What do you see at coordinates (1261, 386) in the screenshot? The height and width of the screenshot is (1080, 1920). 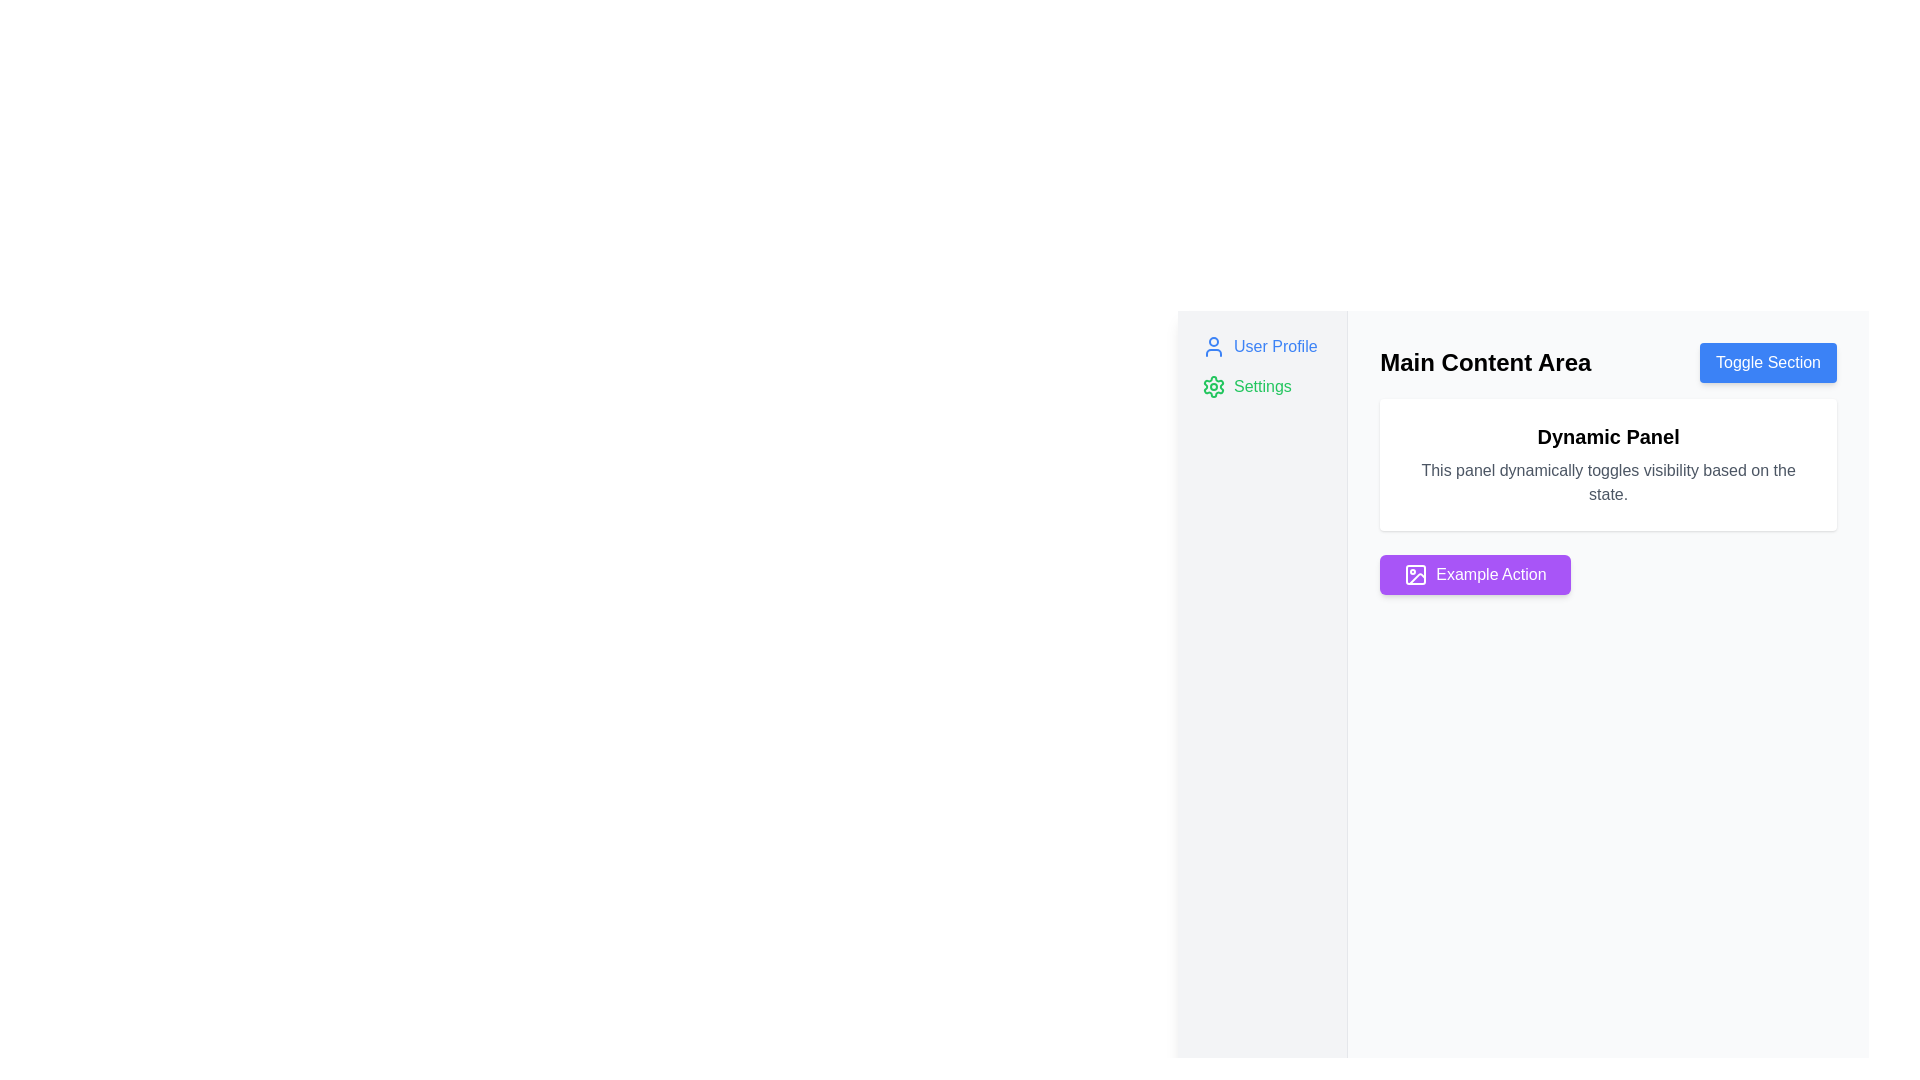 I see `the navigation button located below the 'User Profile' element` at bounding box center [1261, 386].